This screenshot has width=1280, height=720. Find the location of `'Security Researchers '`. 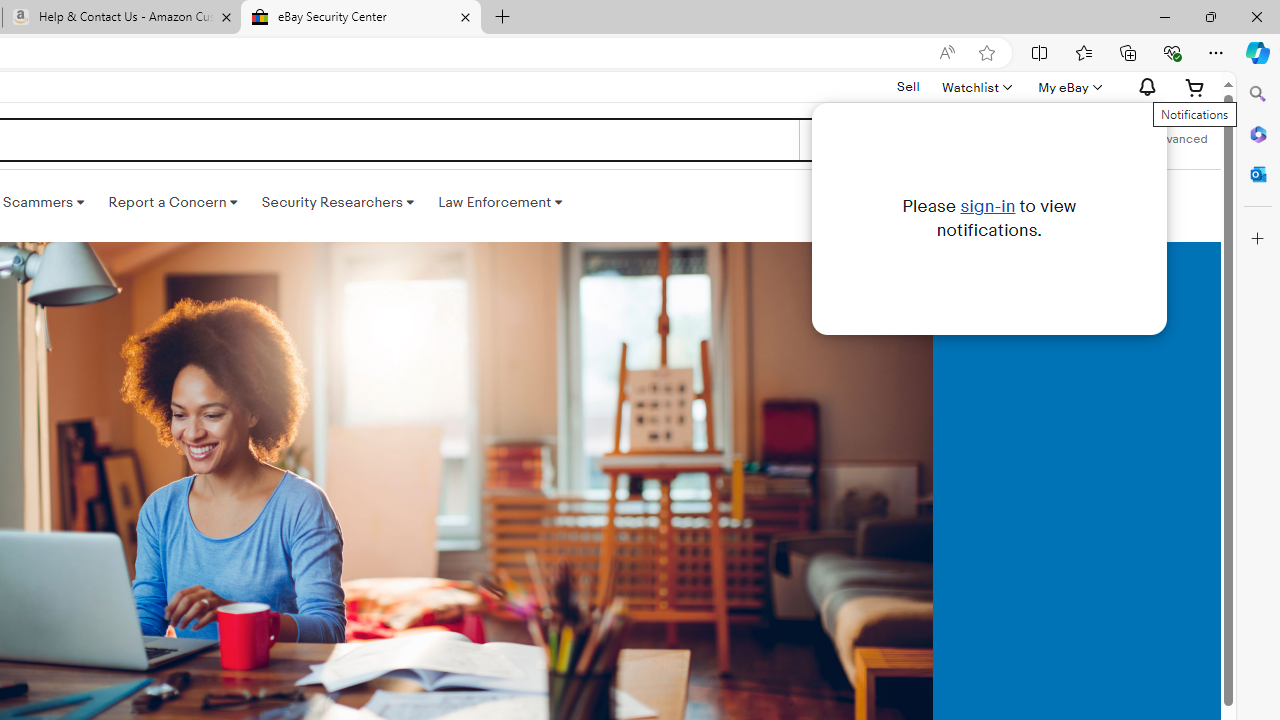

'Security Researchers ' is located at coordinates (337, 203).